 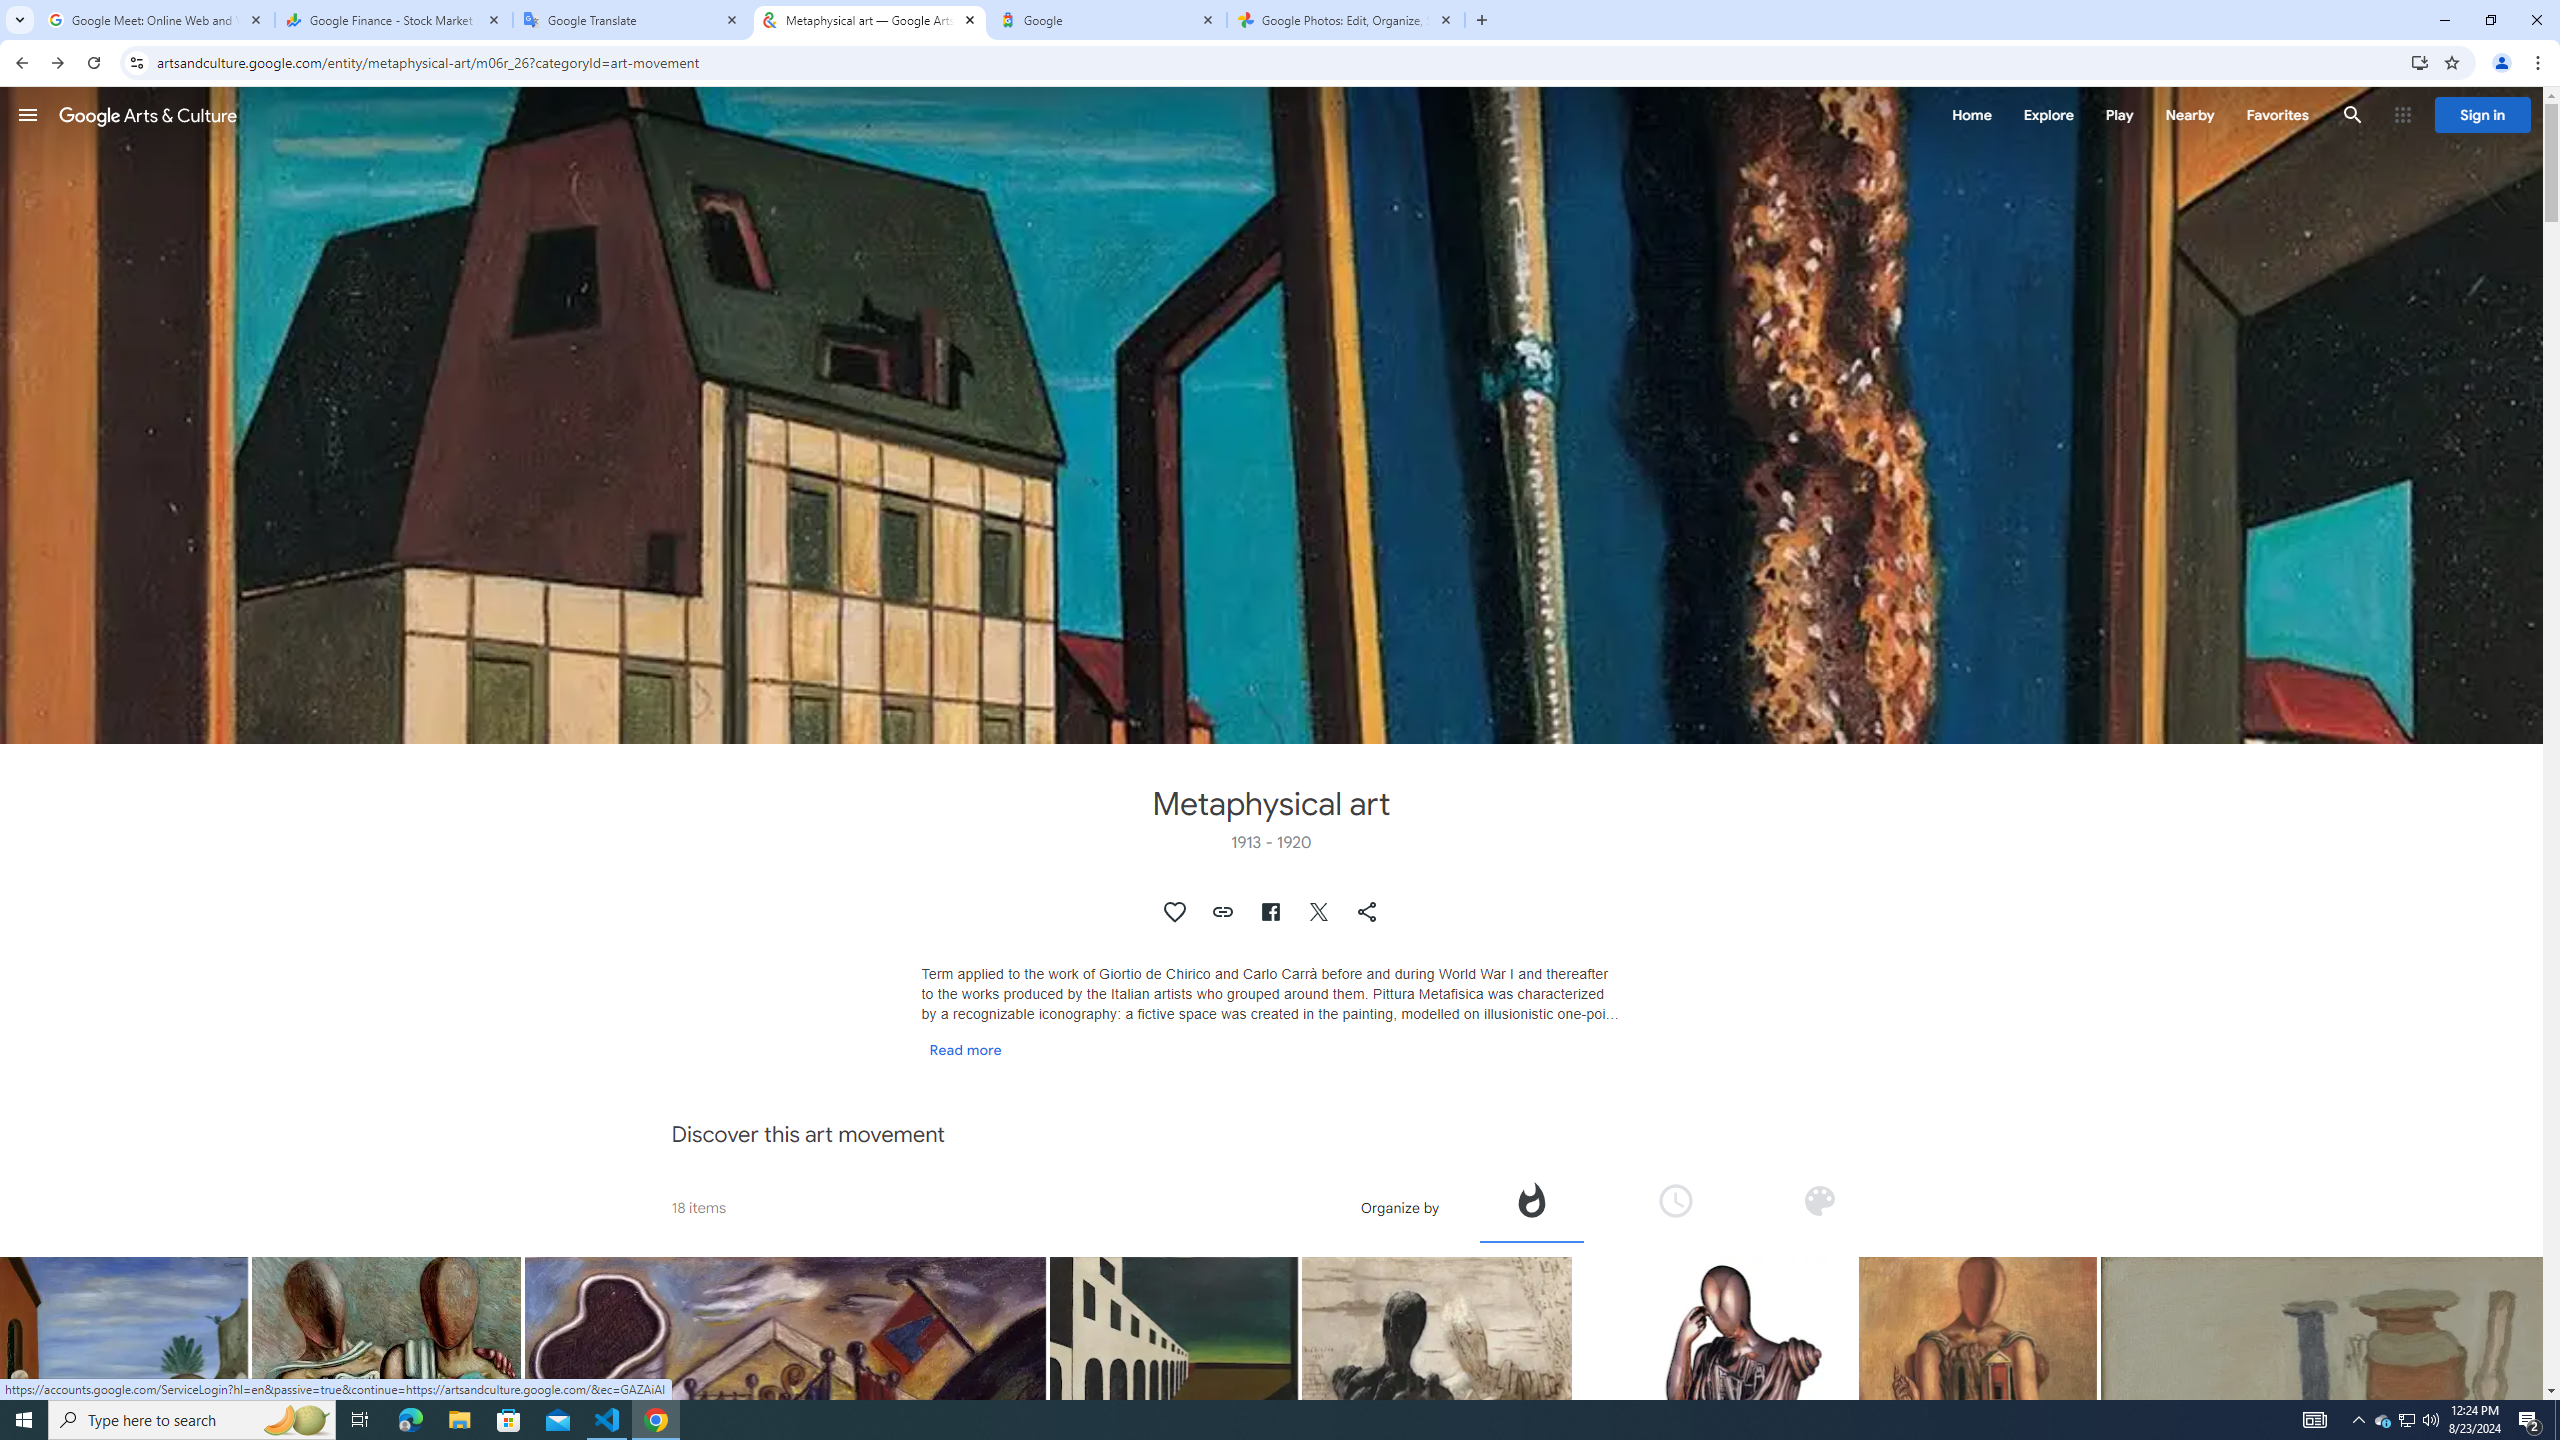 What do you see at coordinates (1367, 911) in the screenshot?
I see `'Share "Metaphysical art"'` at bounding box center [1367, 911].